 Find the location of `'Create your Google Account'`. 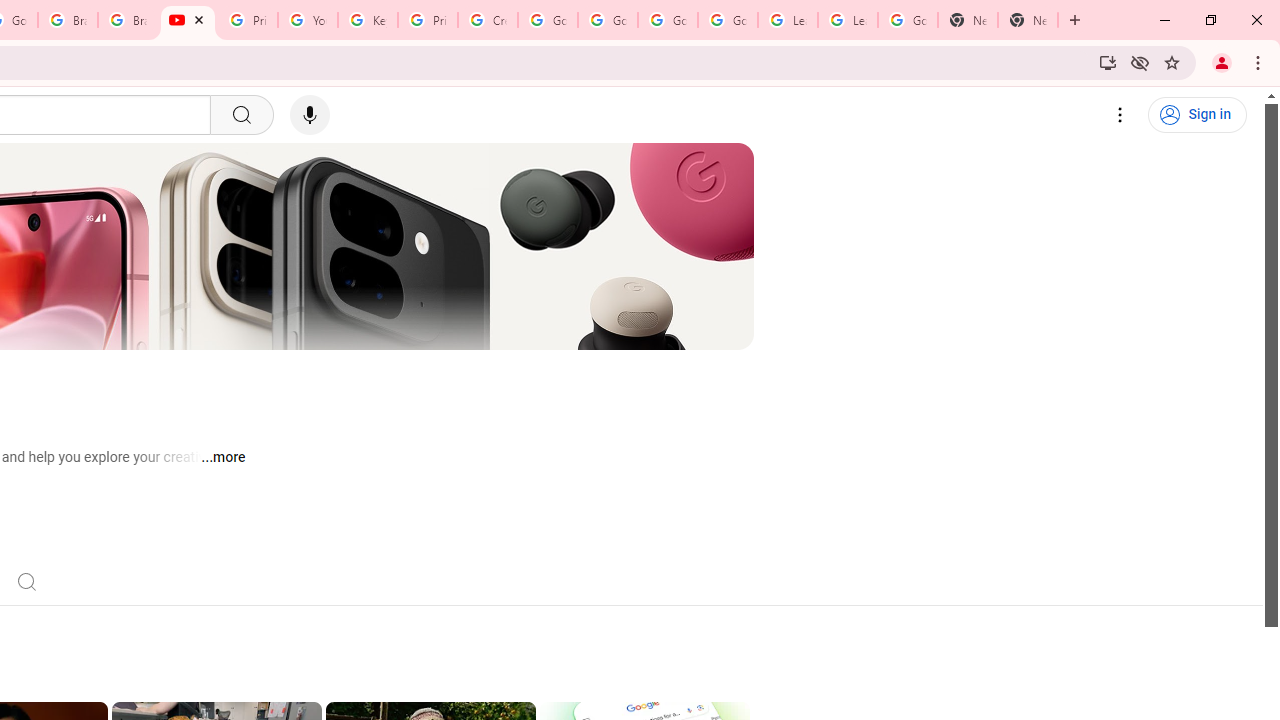

'Create your Google Account' is located at coordinates (488, 20).